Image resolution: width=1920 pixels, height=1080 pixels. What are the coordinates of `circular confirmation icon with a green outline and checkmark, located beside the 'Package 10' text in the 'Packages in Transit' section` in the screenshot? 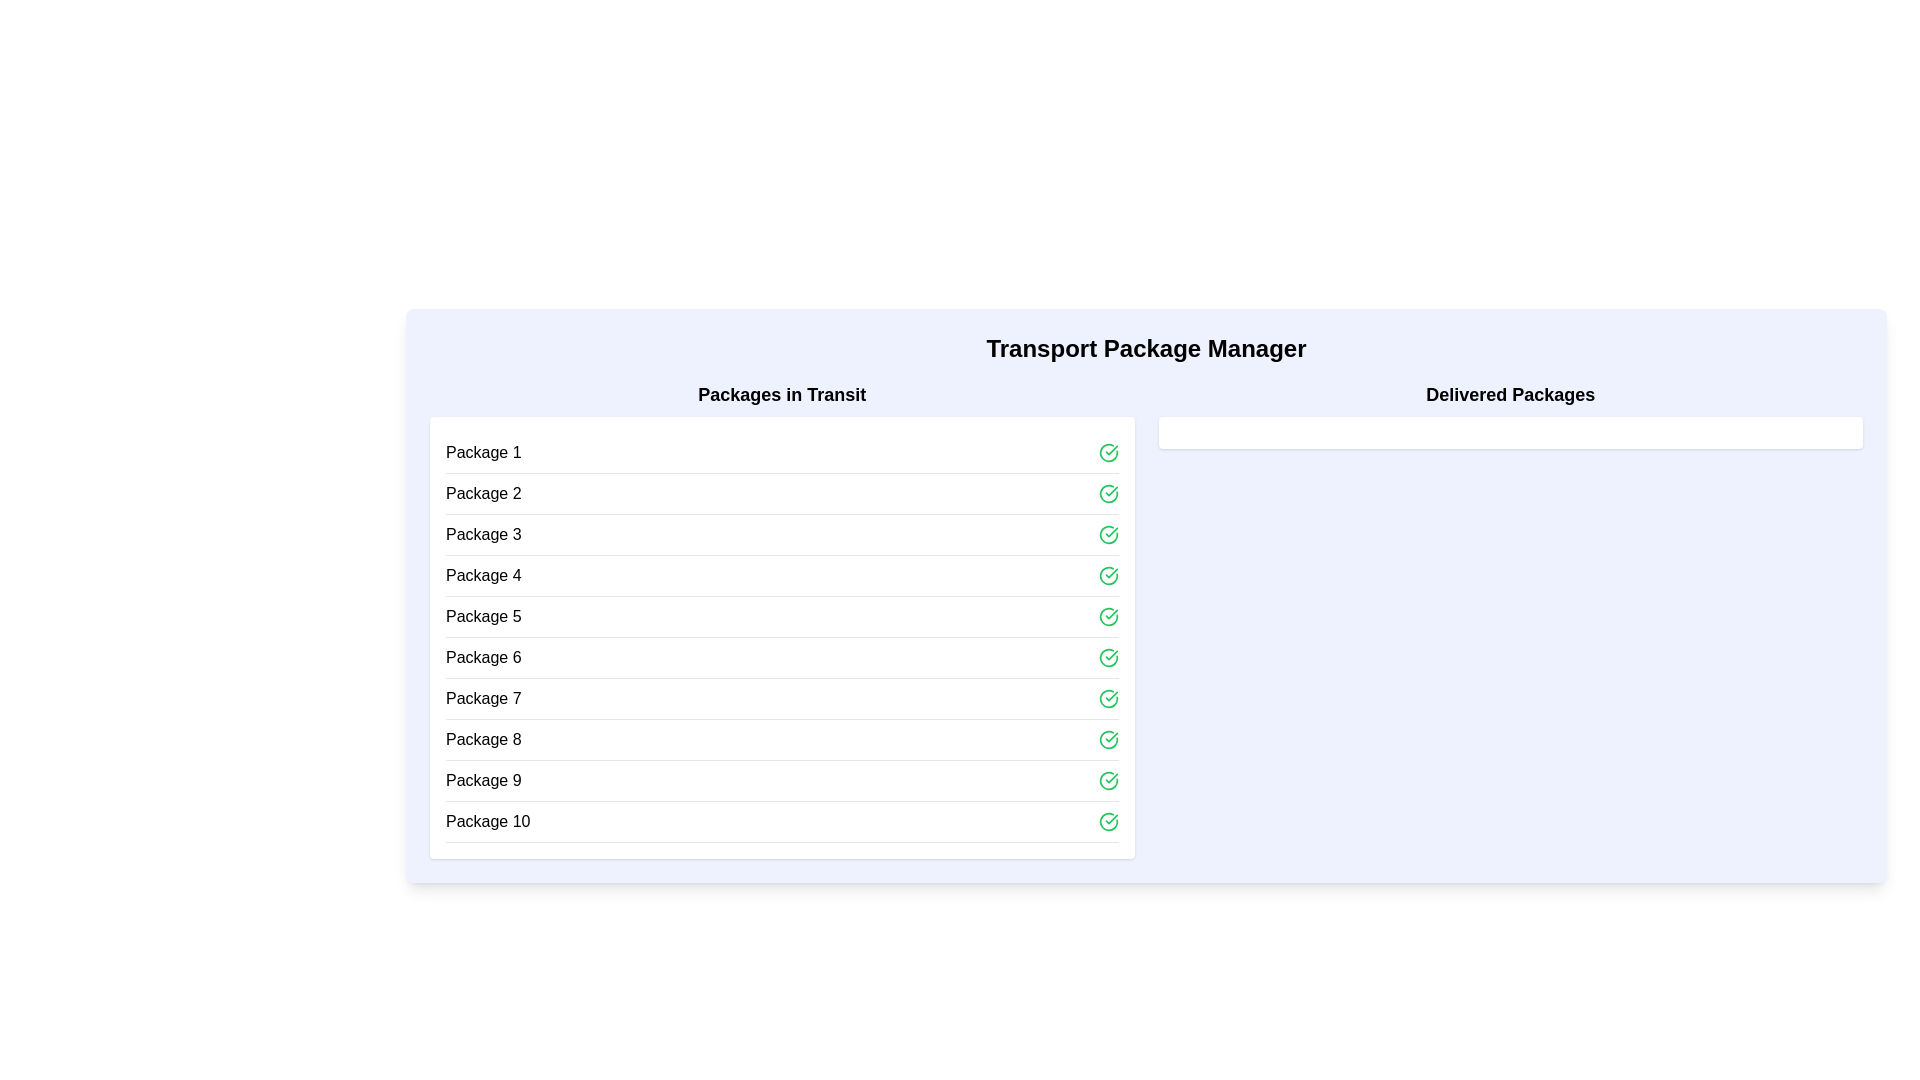 It's located at (1107, 779).